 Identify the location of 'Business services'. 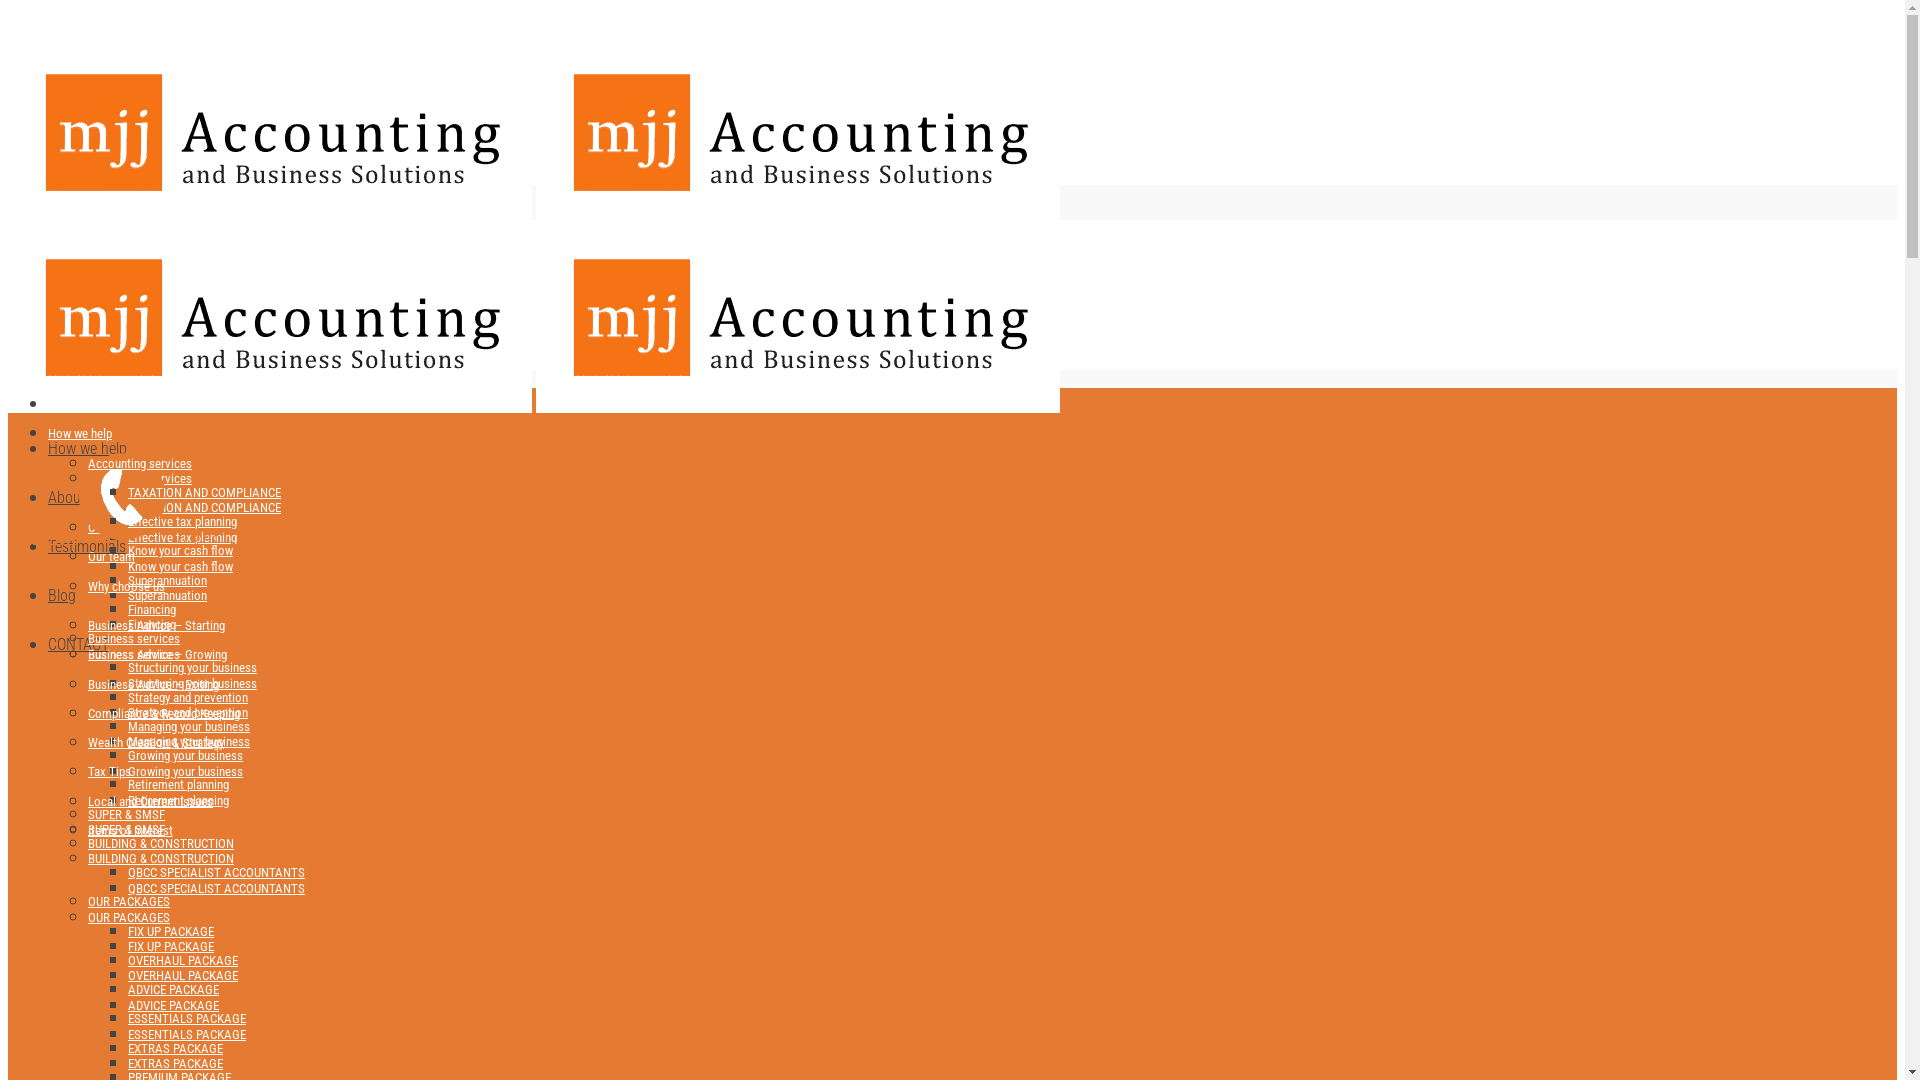
(133, 653).